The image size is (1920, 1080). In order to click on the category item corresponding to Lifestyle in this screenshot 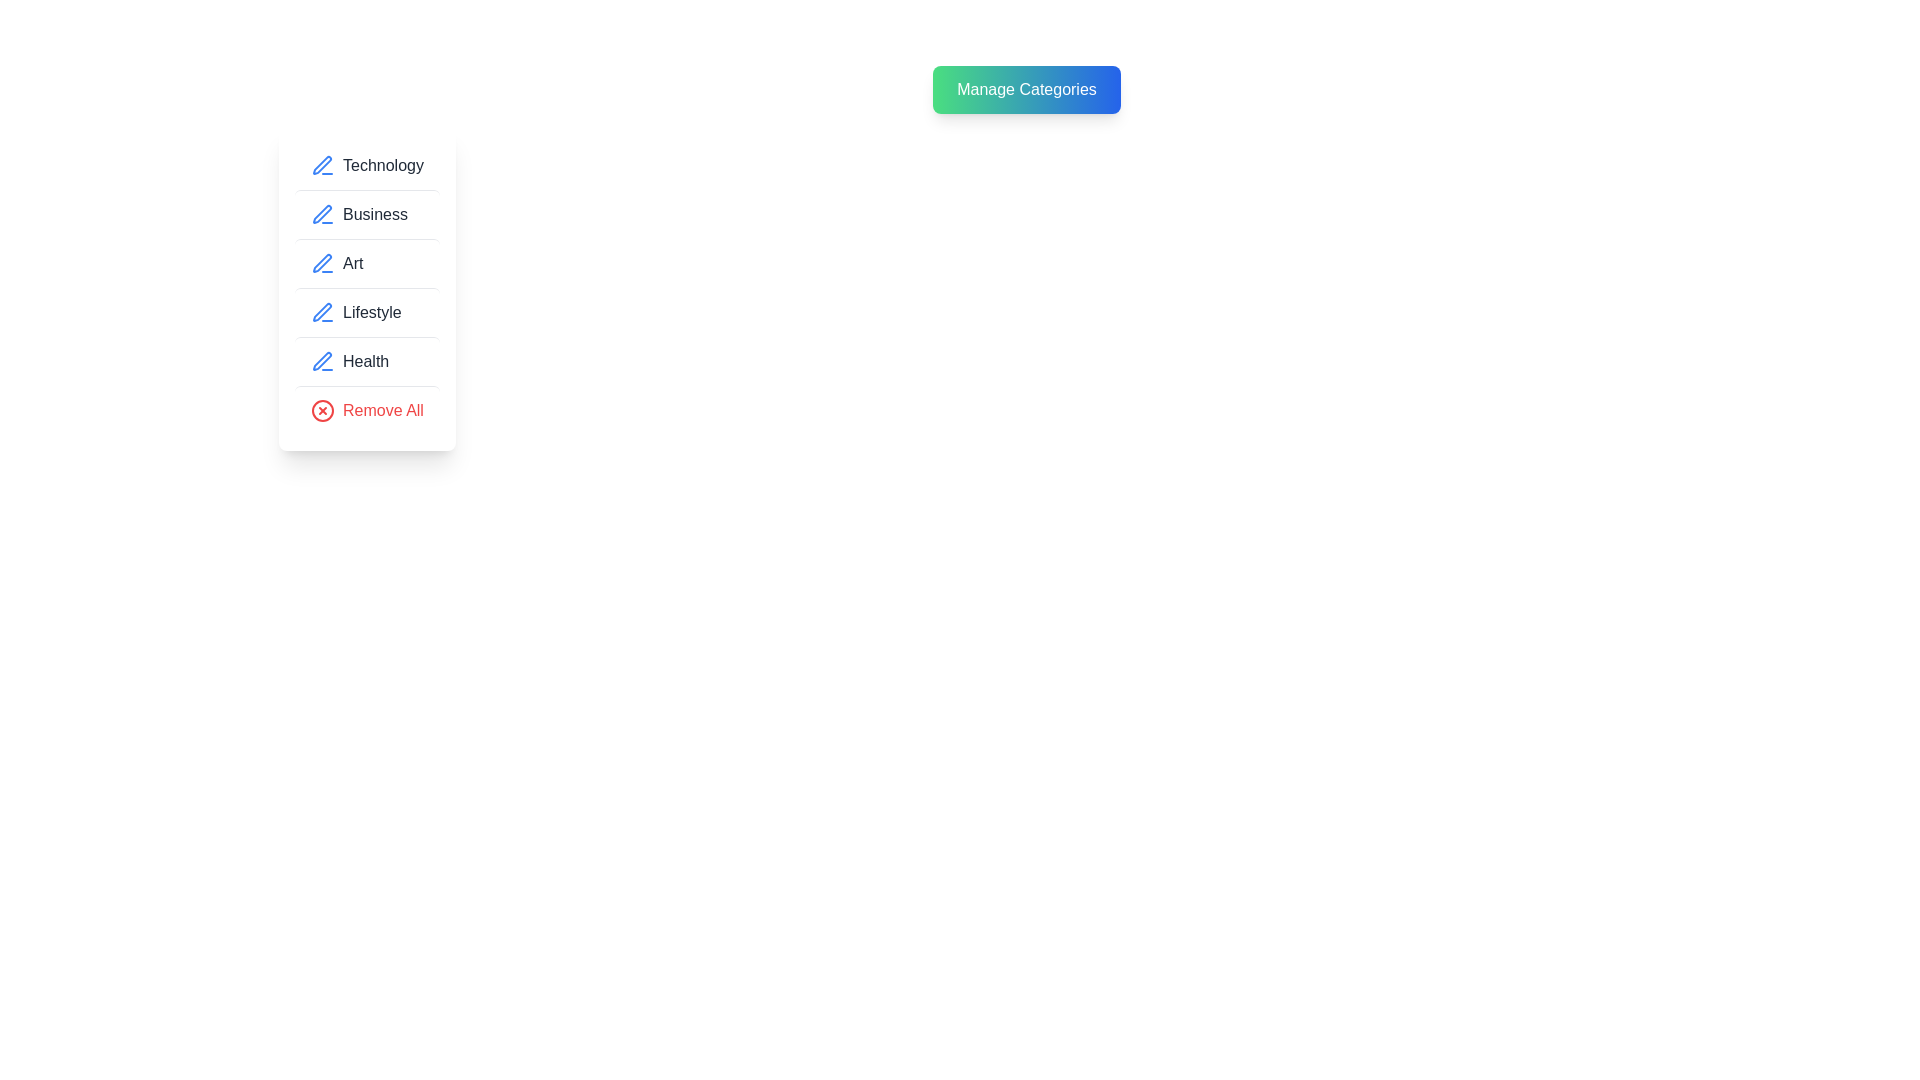, I will do `click(366, 312)`.